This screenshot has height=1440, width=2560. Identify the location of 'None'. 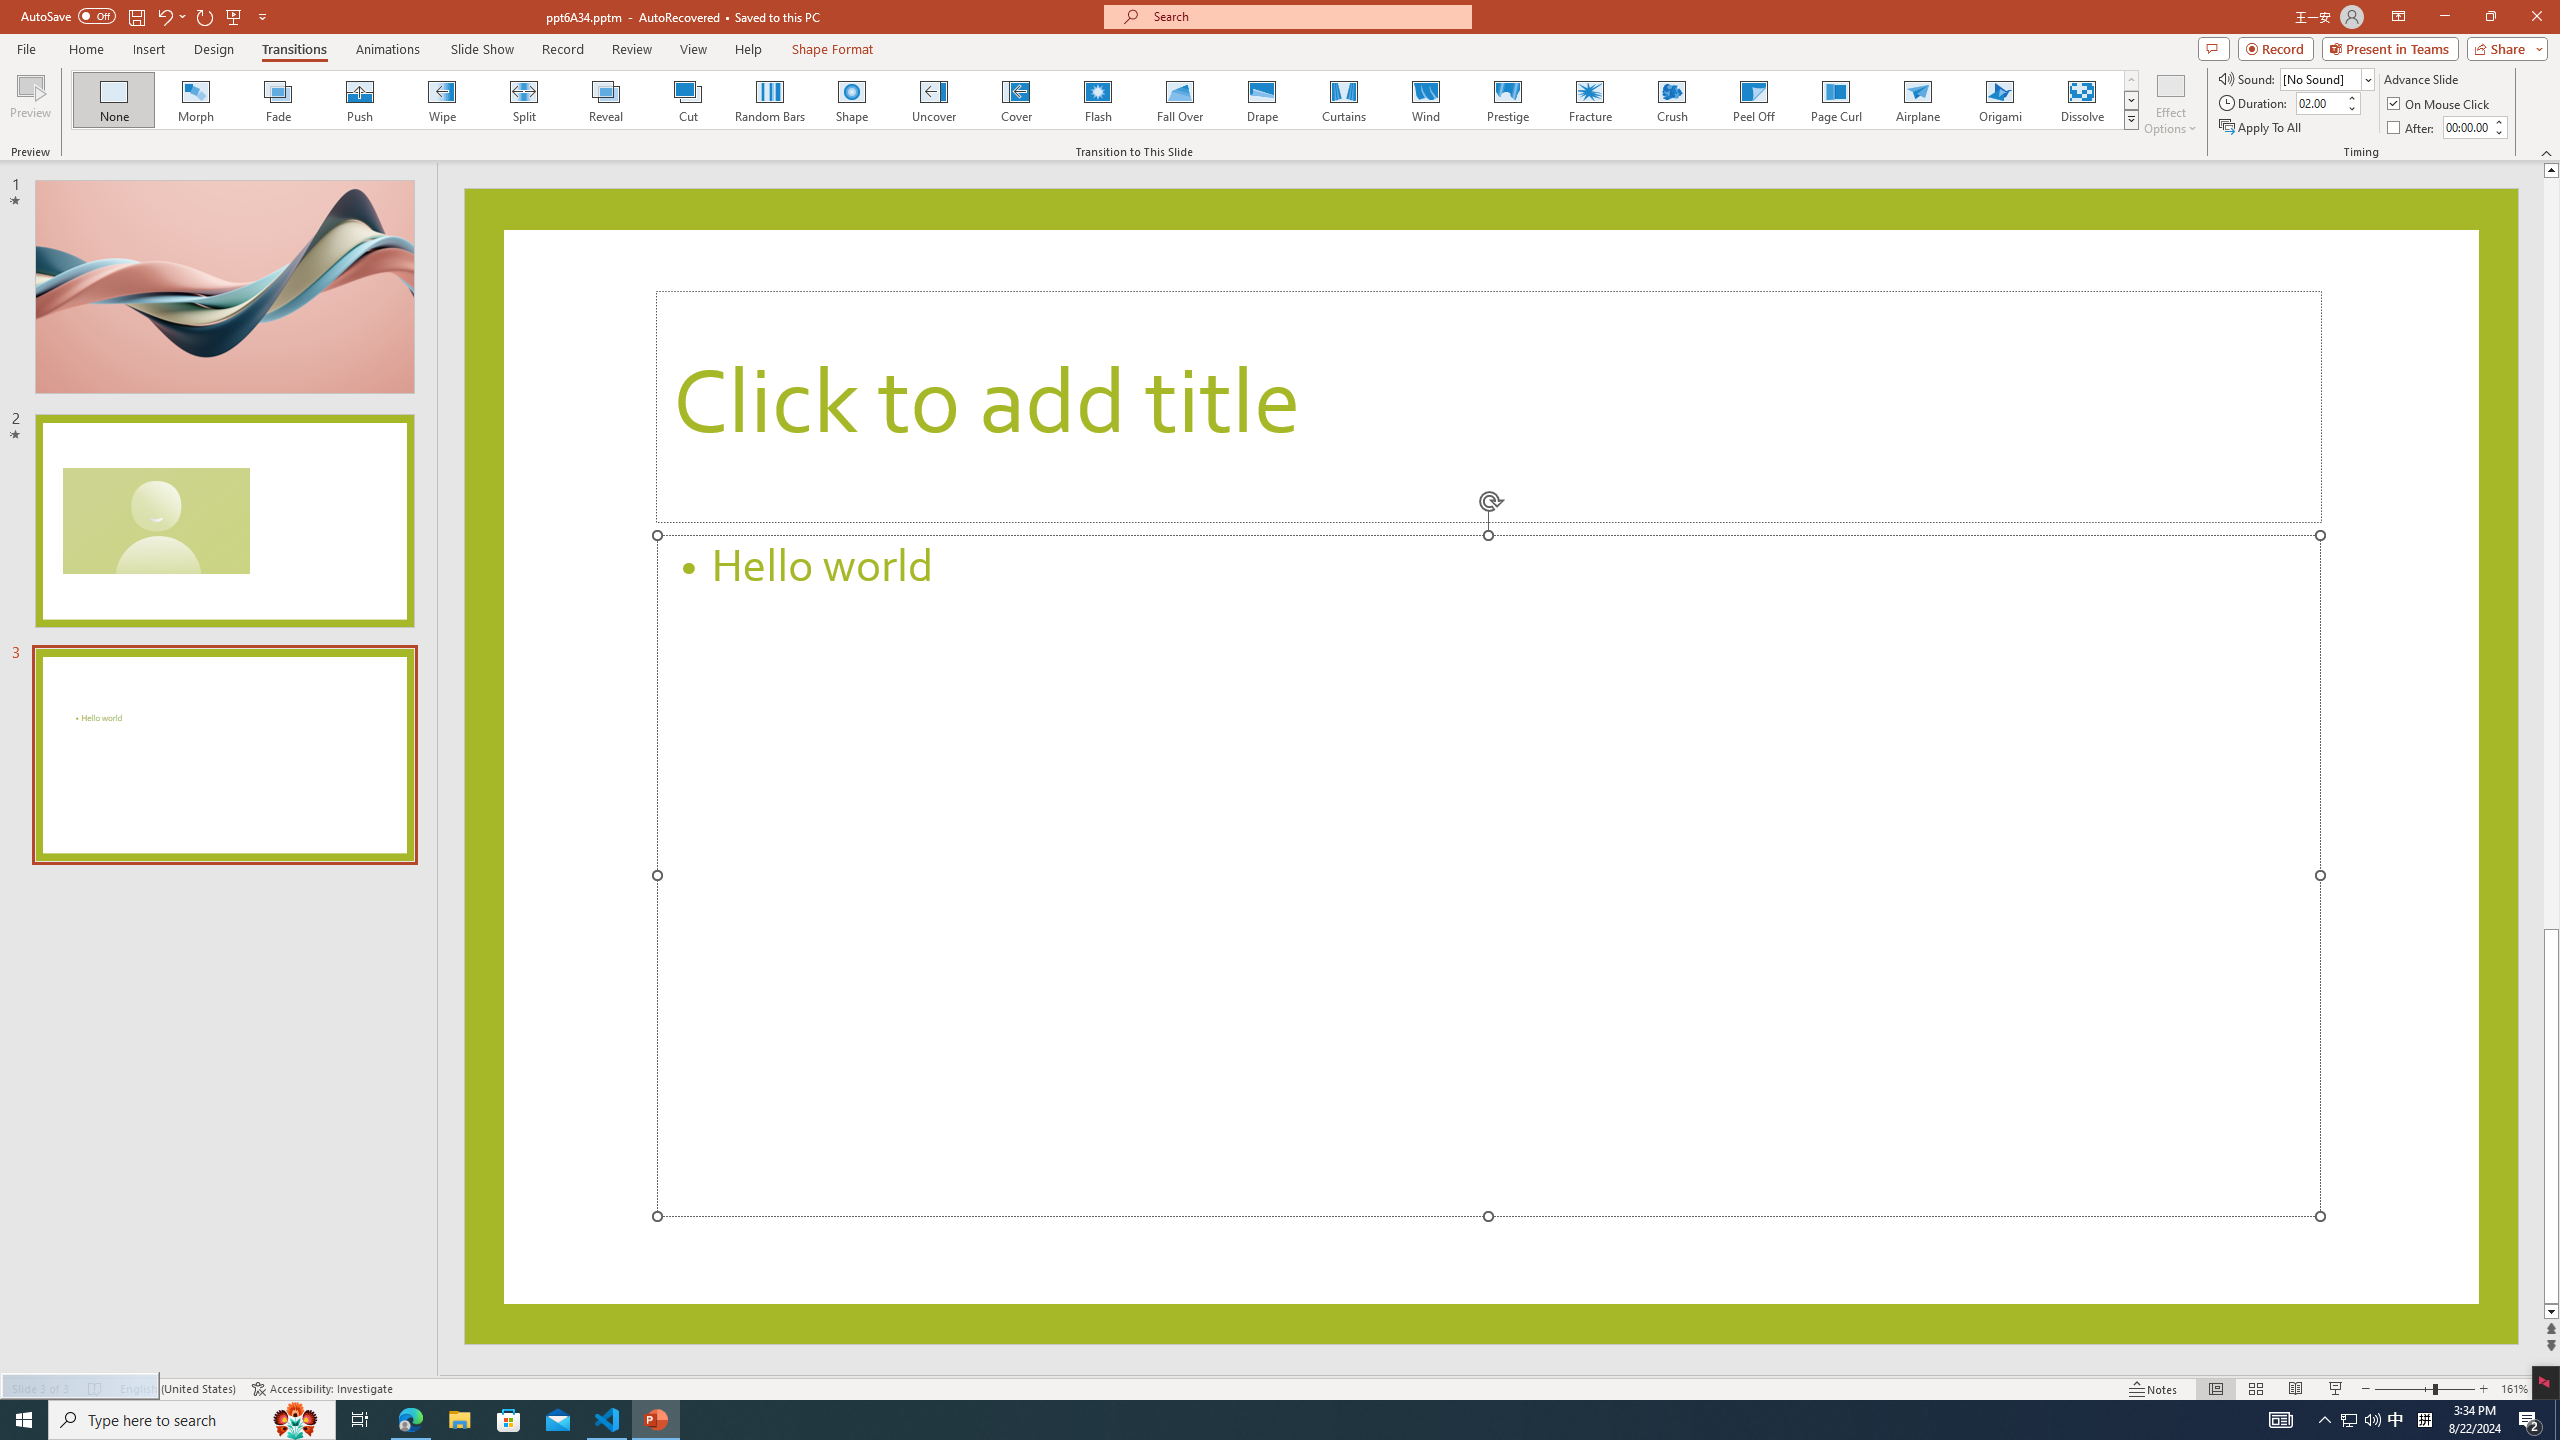
(114, 99).